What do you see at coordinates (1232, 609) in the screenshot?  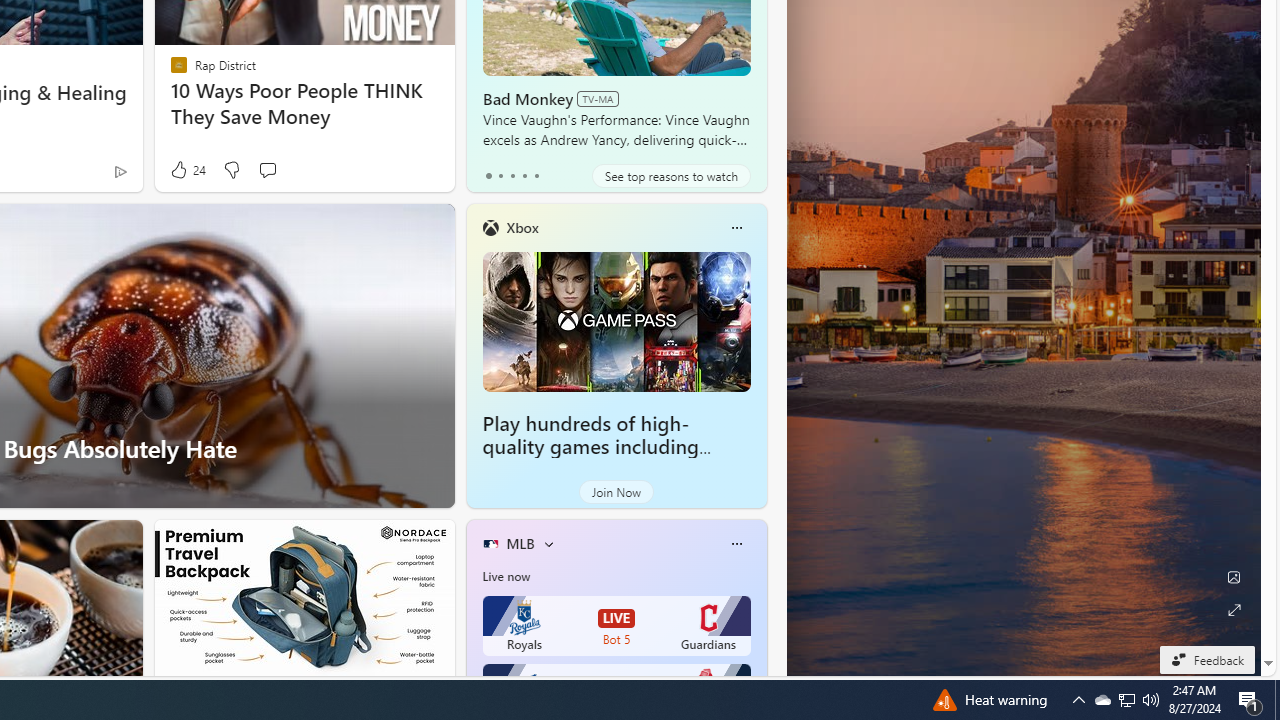 I see `'Expand background'` at bounding box center [1232, 609].